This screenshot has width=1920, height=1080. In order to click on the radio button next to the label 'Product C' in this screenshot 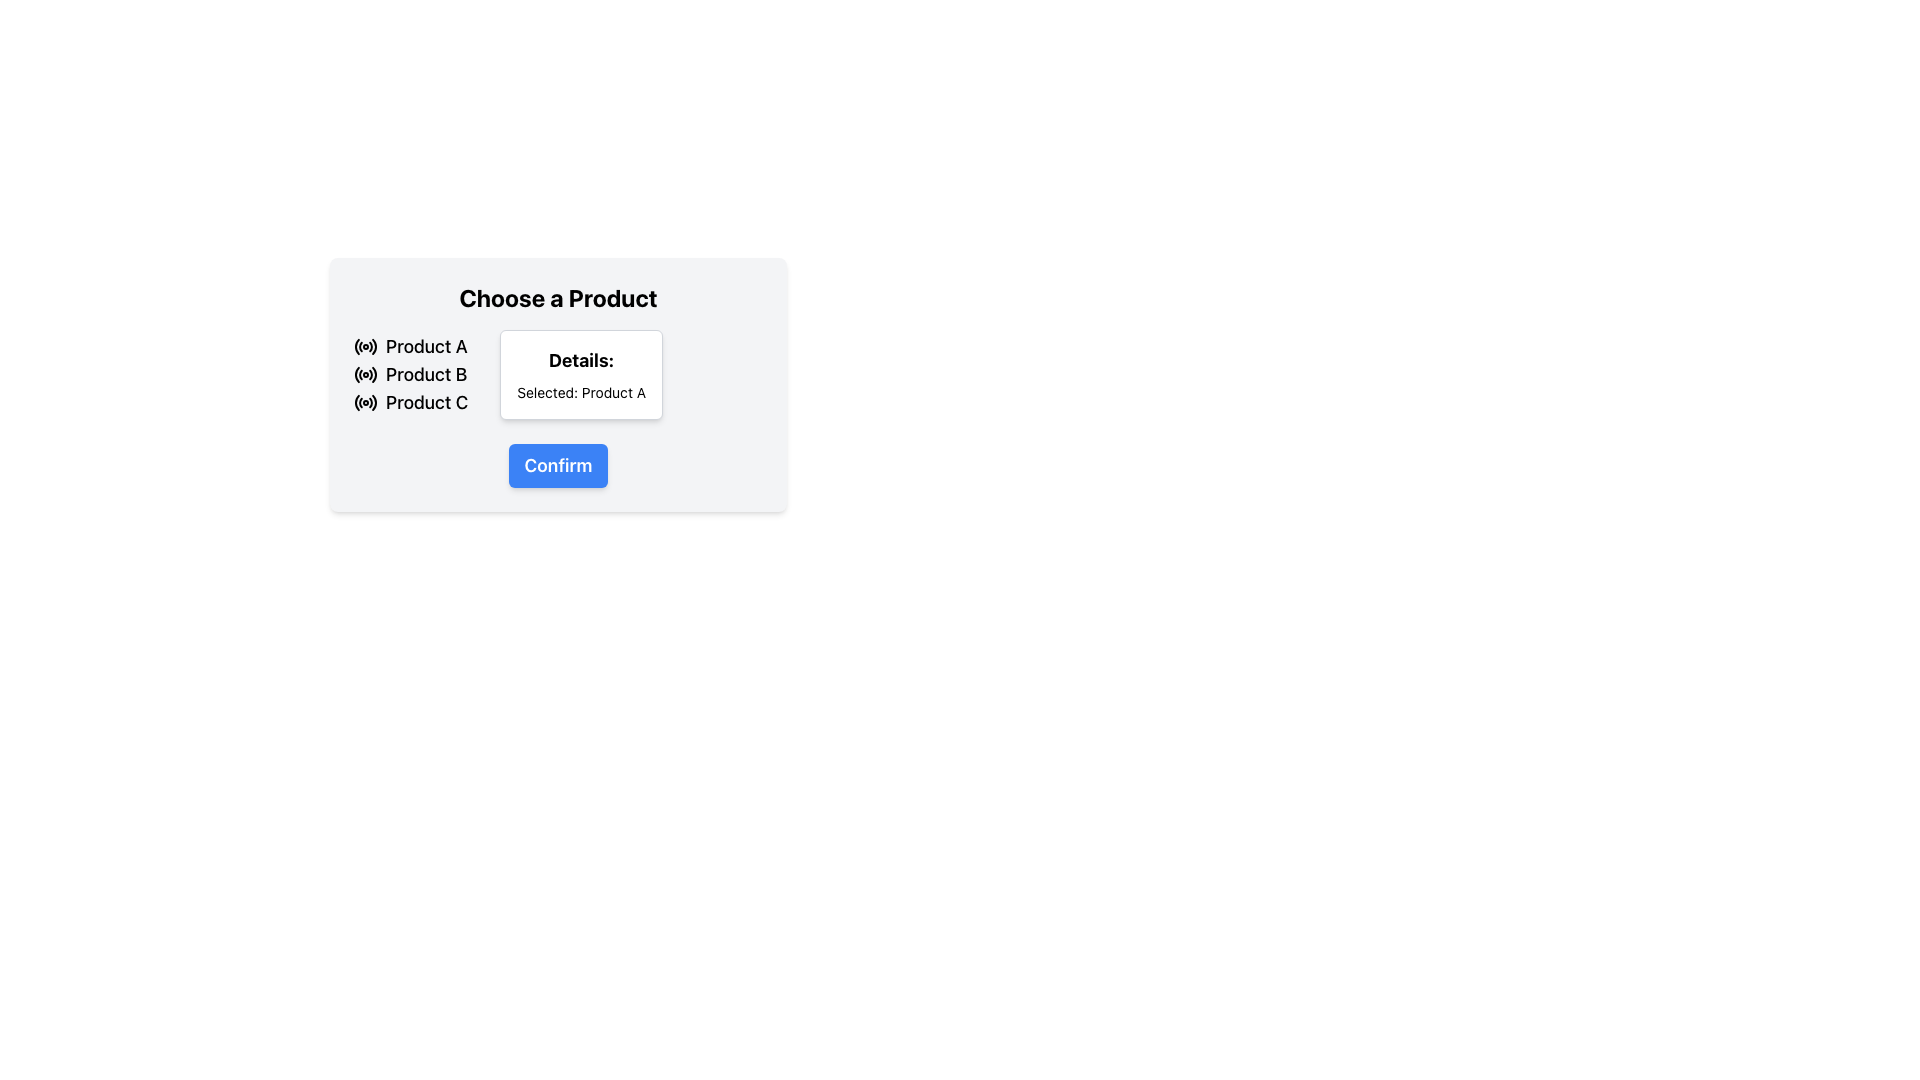, I will do `click(410, 402)`.